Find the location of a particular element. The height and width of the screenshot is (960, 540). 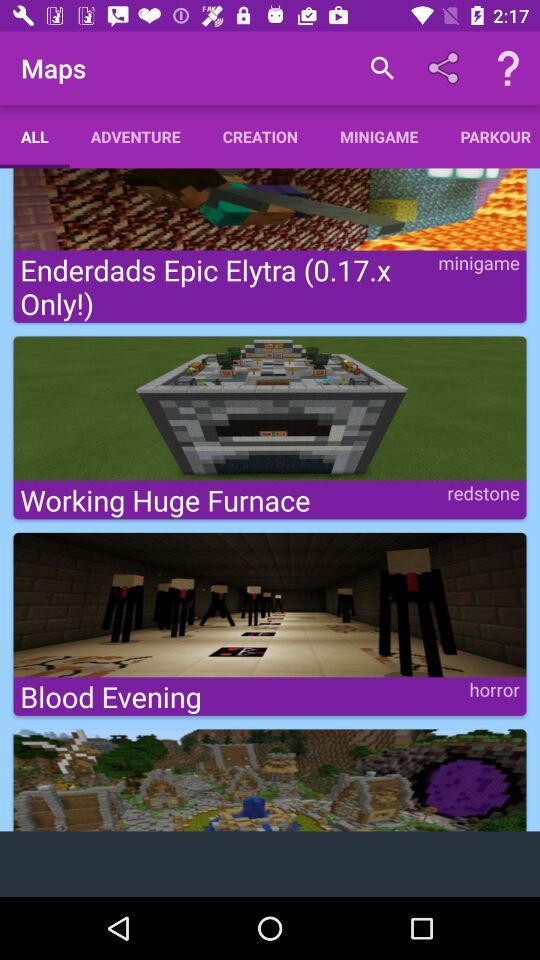

item to the right of the creation app is located at coordinates (382, 68).